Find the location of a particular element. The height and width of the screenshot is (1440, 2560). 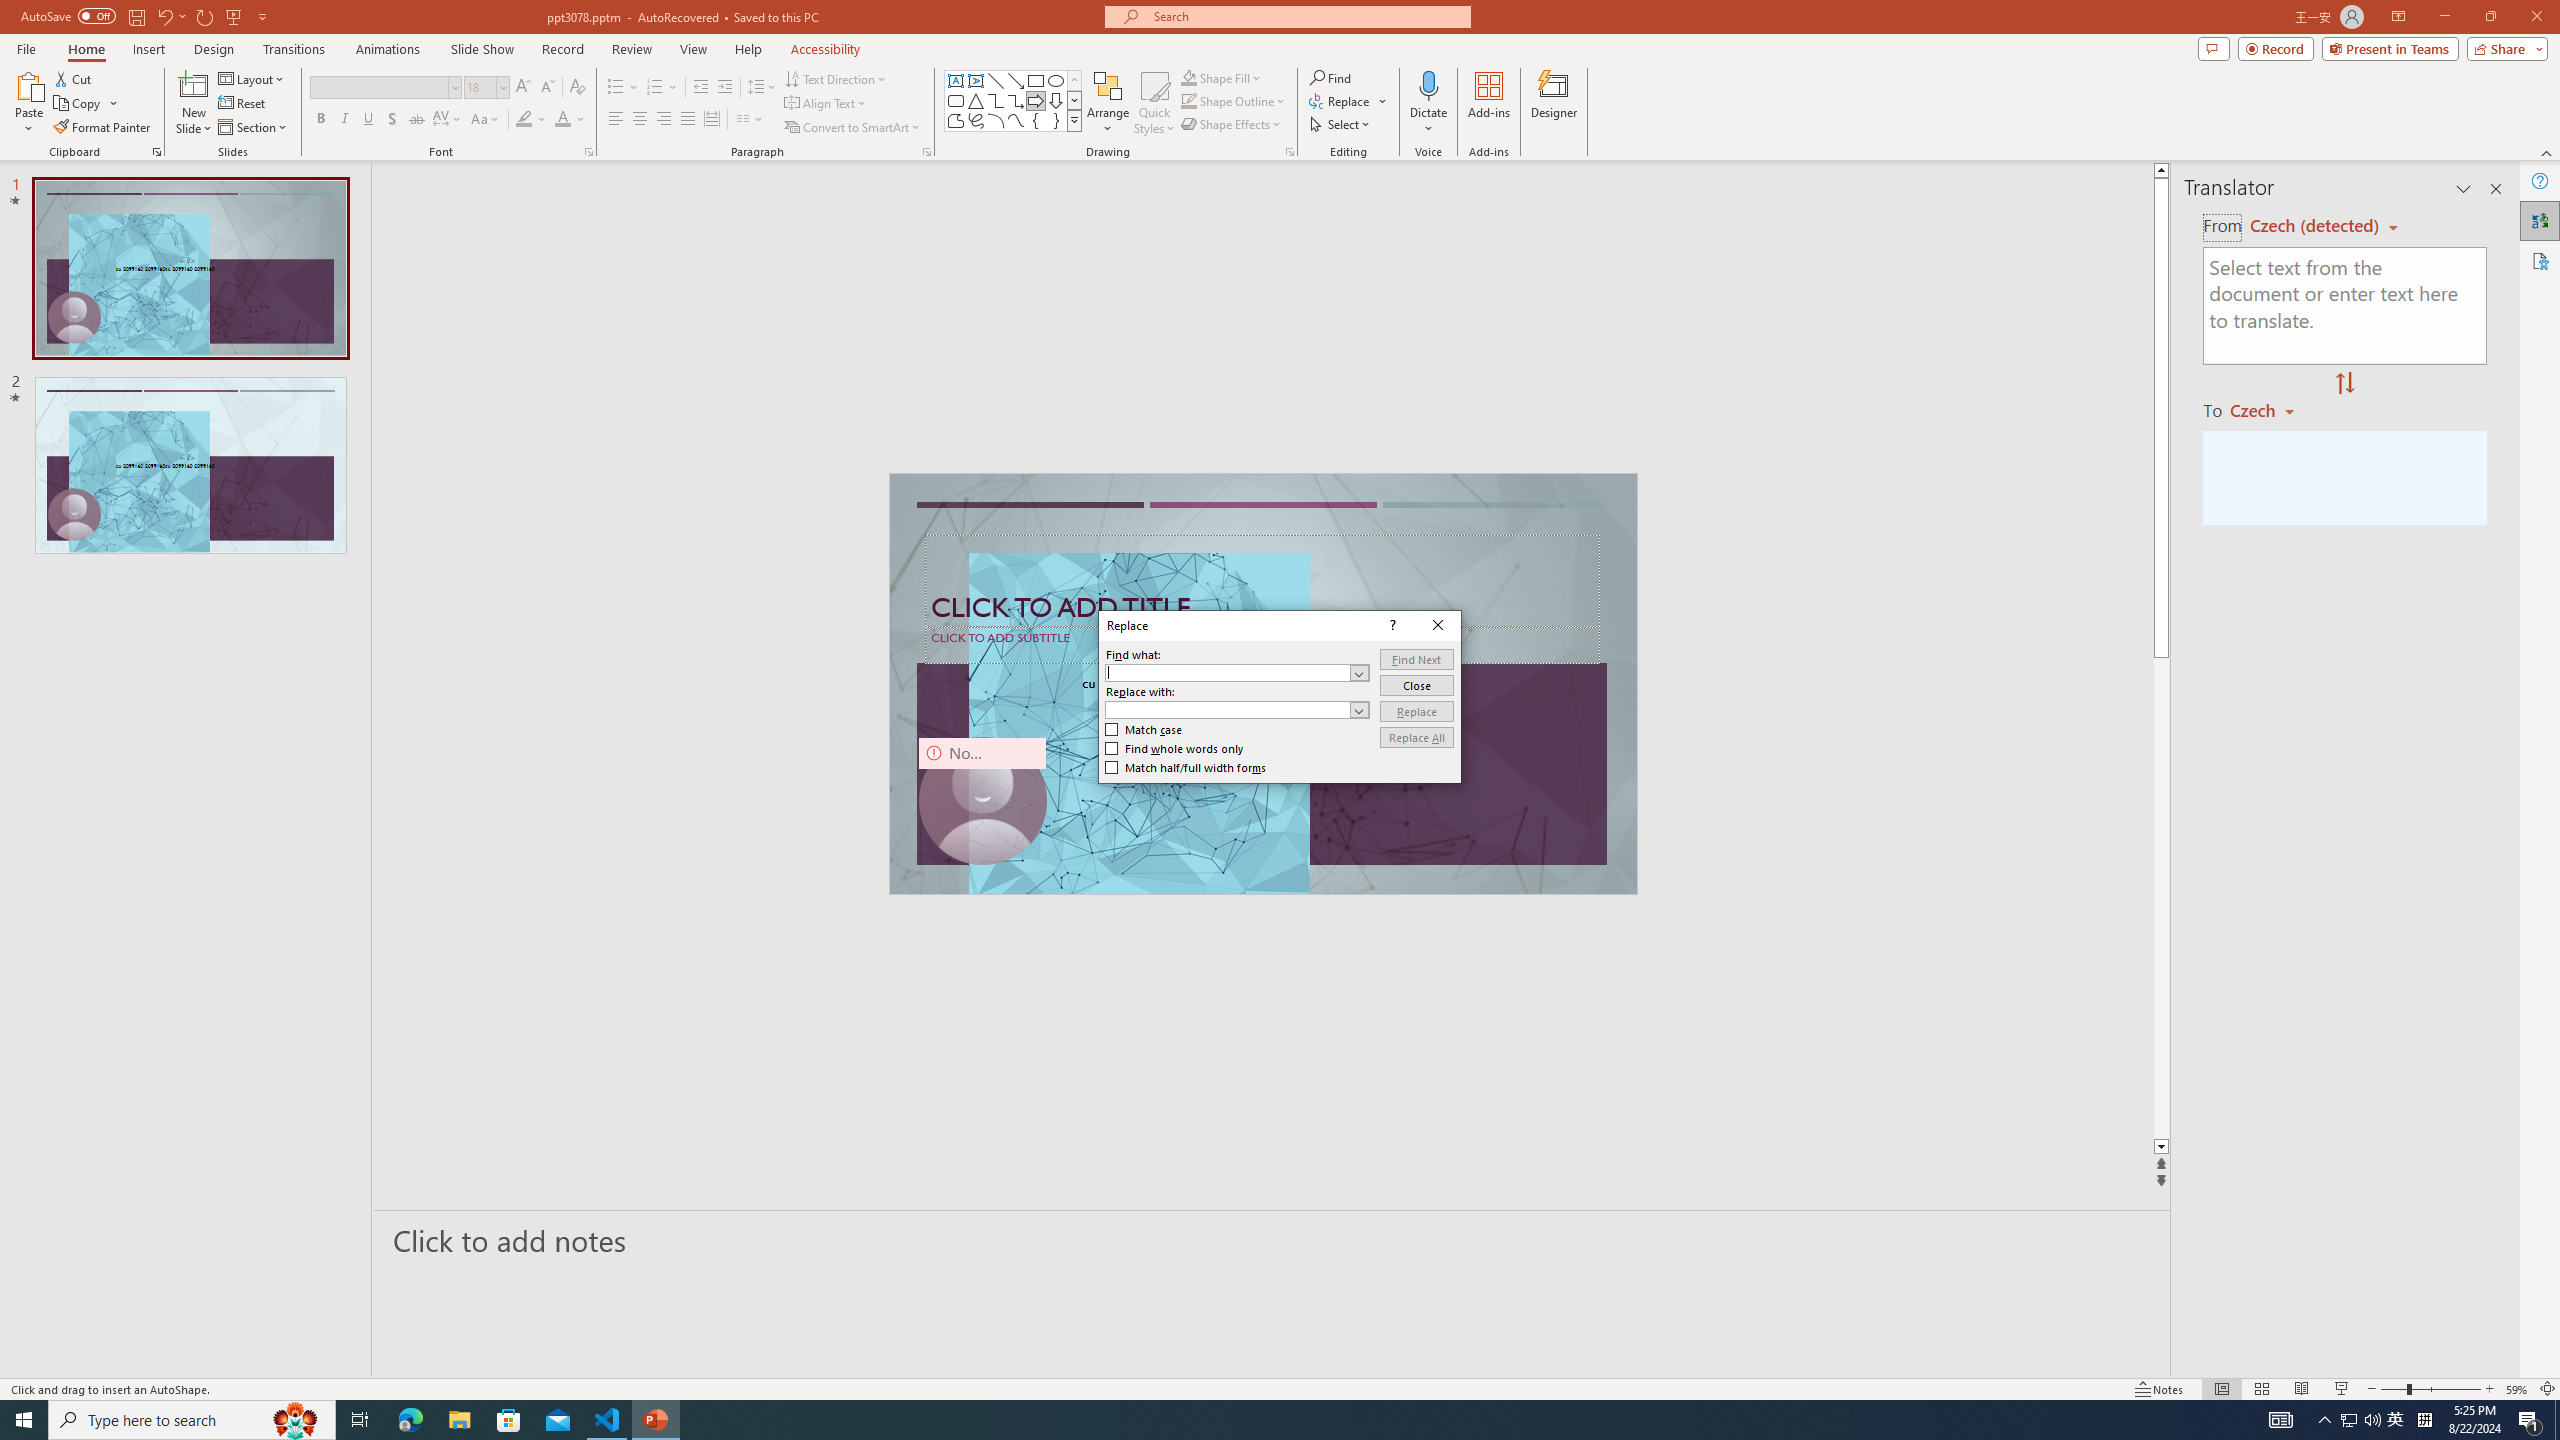

'Increase Indent' is located at coordinates (725, 87).